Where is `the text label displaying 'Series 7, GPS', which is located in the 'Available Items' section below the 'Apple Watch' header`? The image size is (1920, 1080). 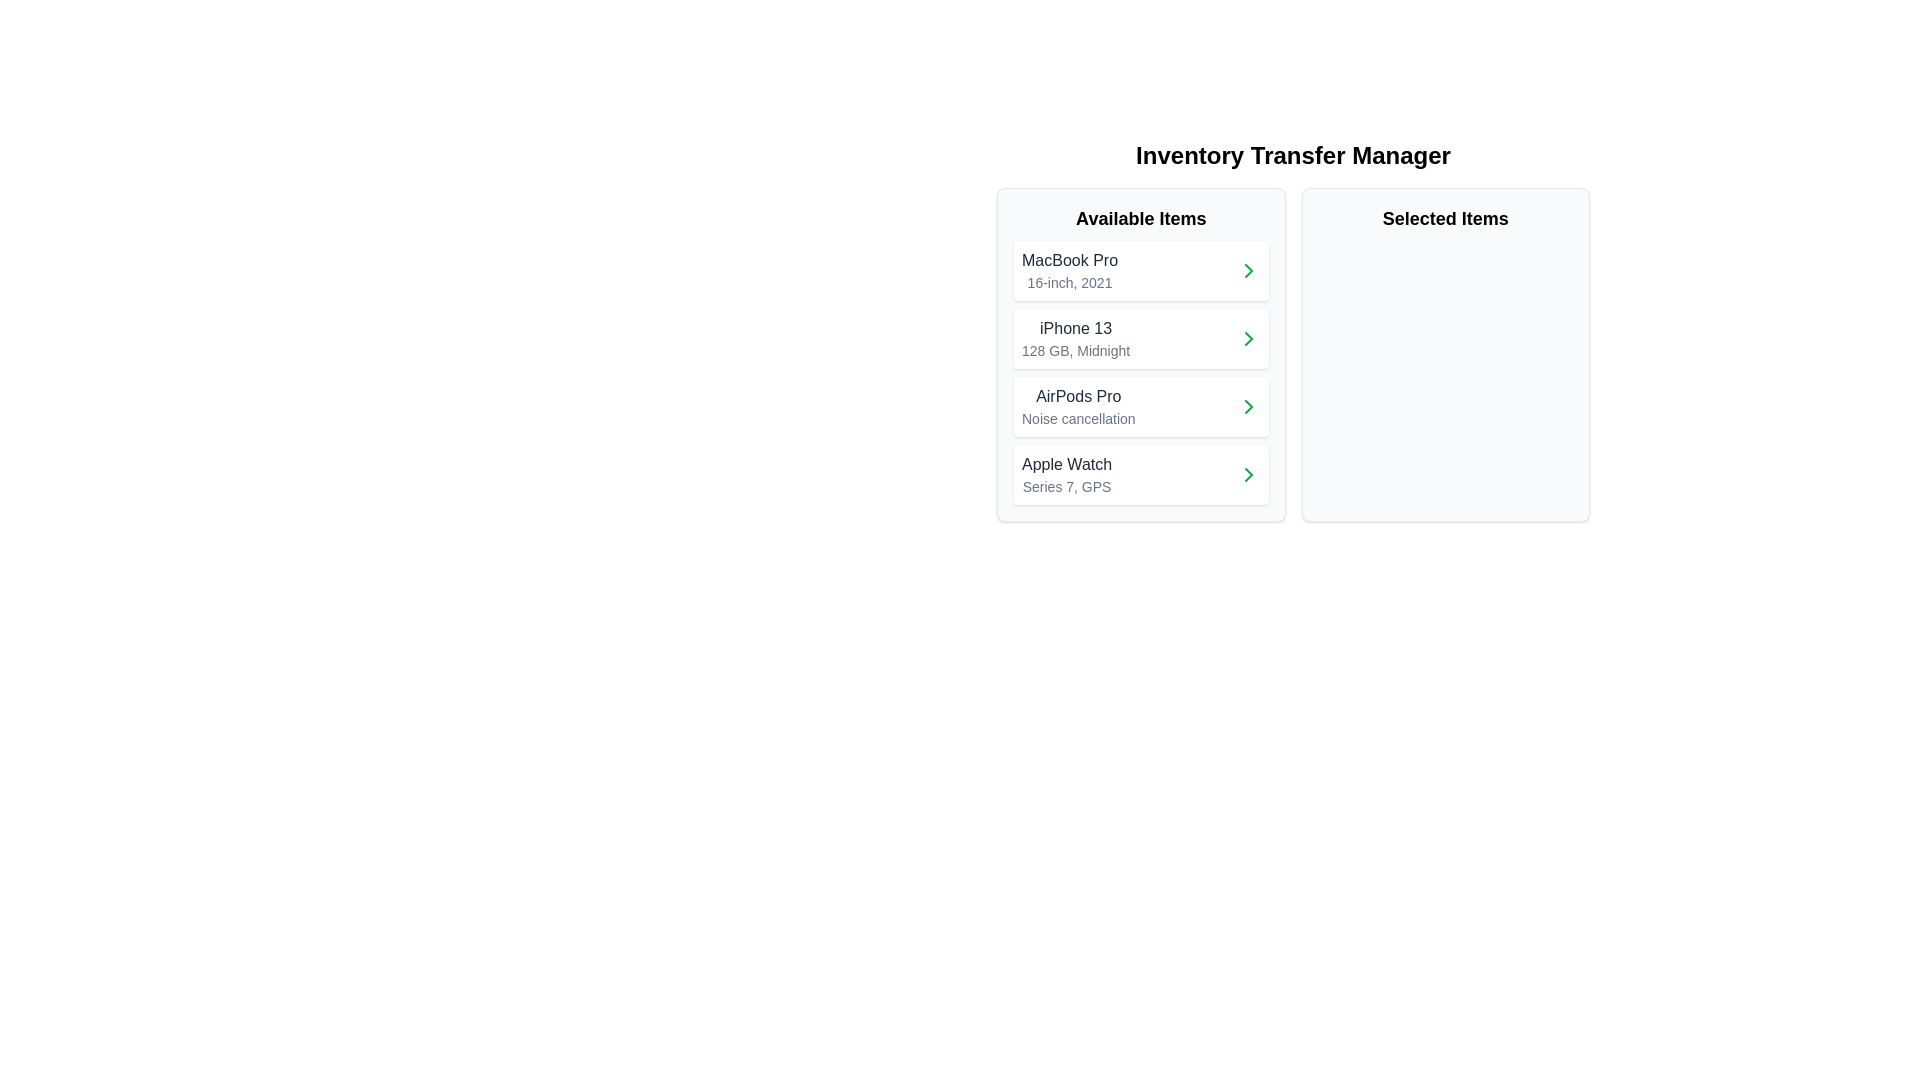
the text label displaying 'Series 7, GPS', which is located in the 'Available Items' section below the 'Apple Watch' header is located at coordinates (1066, 486).